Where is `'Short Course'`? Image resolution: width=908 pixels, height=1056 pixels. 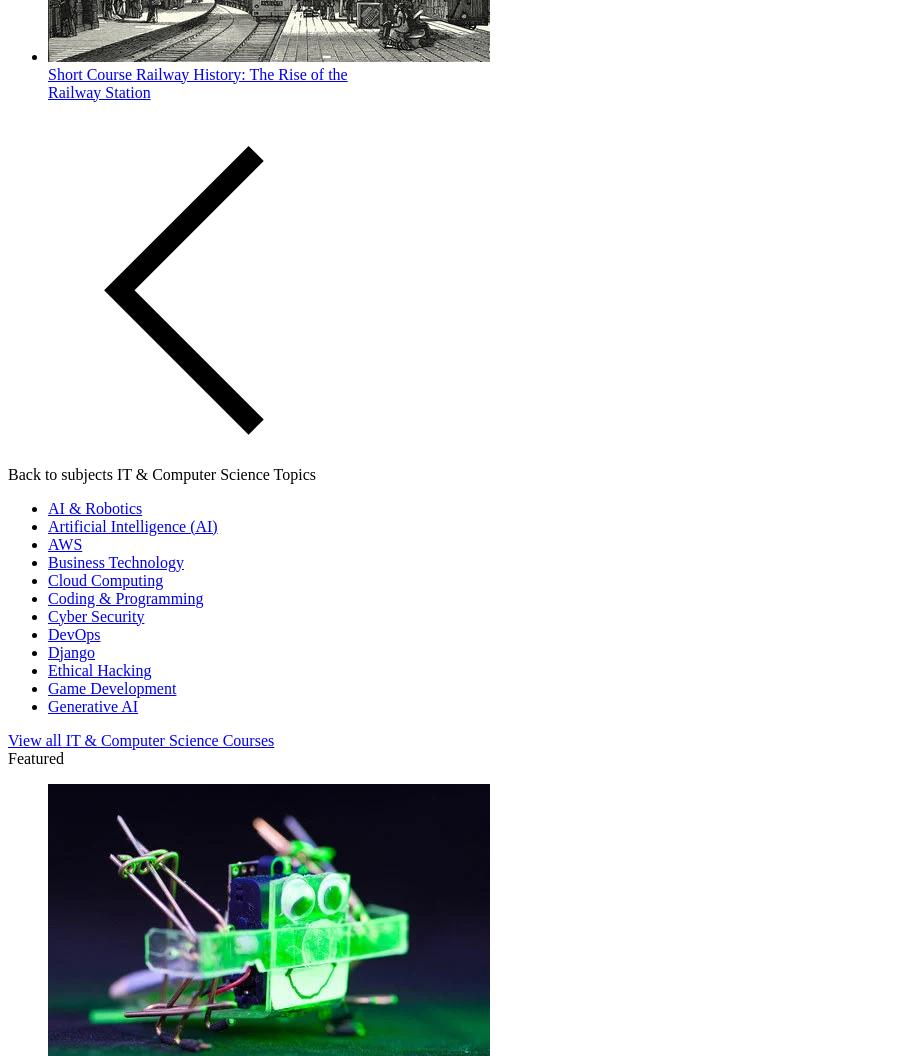 'Short Course' is located at coordinates (88, 72).